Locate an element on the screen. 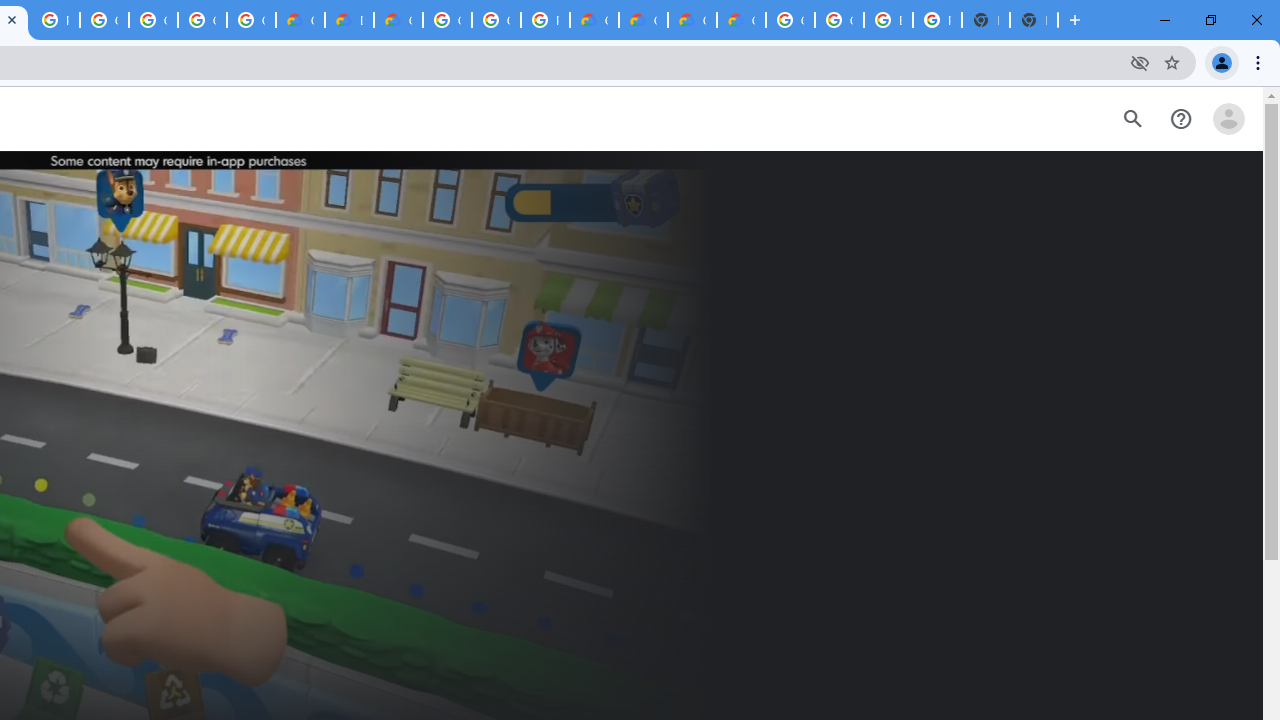  'Google Cloud Platform' is located at coordinates (496, 20).